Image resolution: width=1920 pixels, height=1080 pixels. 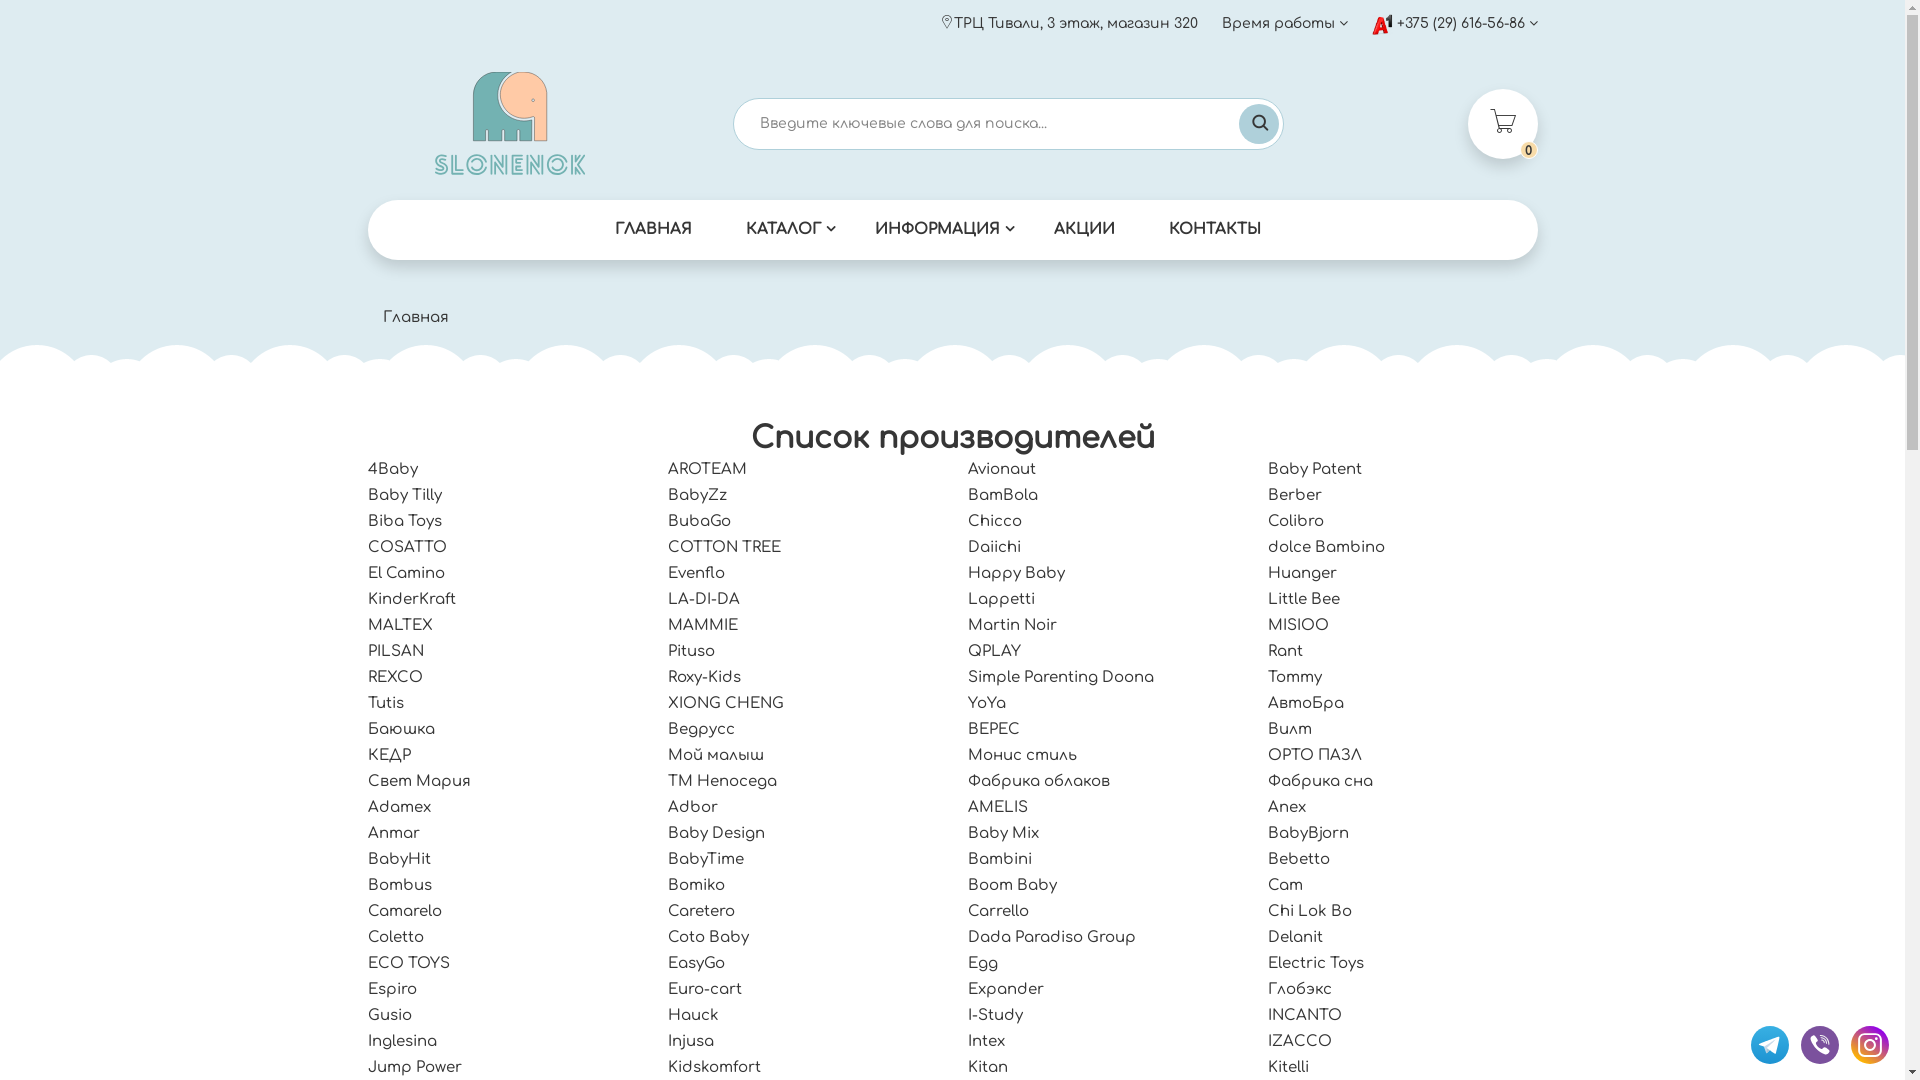 What do you see at coordinates (667, 651) in the screenshot?
I see `'Pituso'` at bounding box center [667, 651].